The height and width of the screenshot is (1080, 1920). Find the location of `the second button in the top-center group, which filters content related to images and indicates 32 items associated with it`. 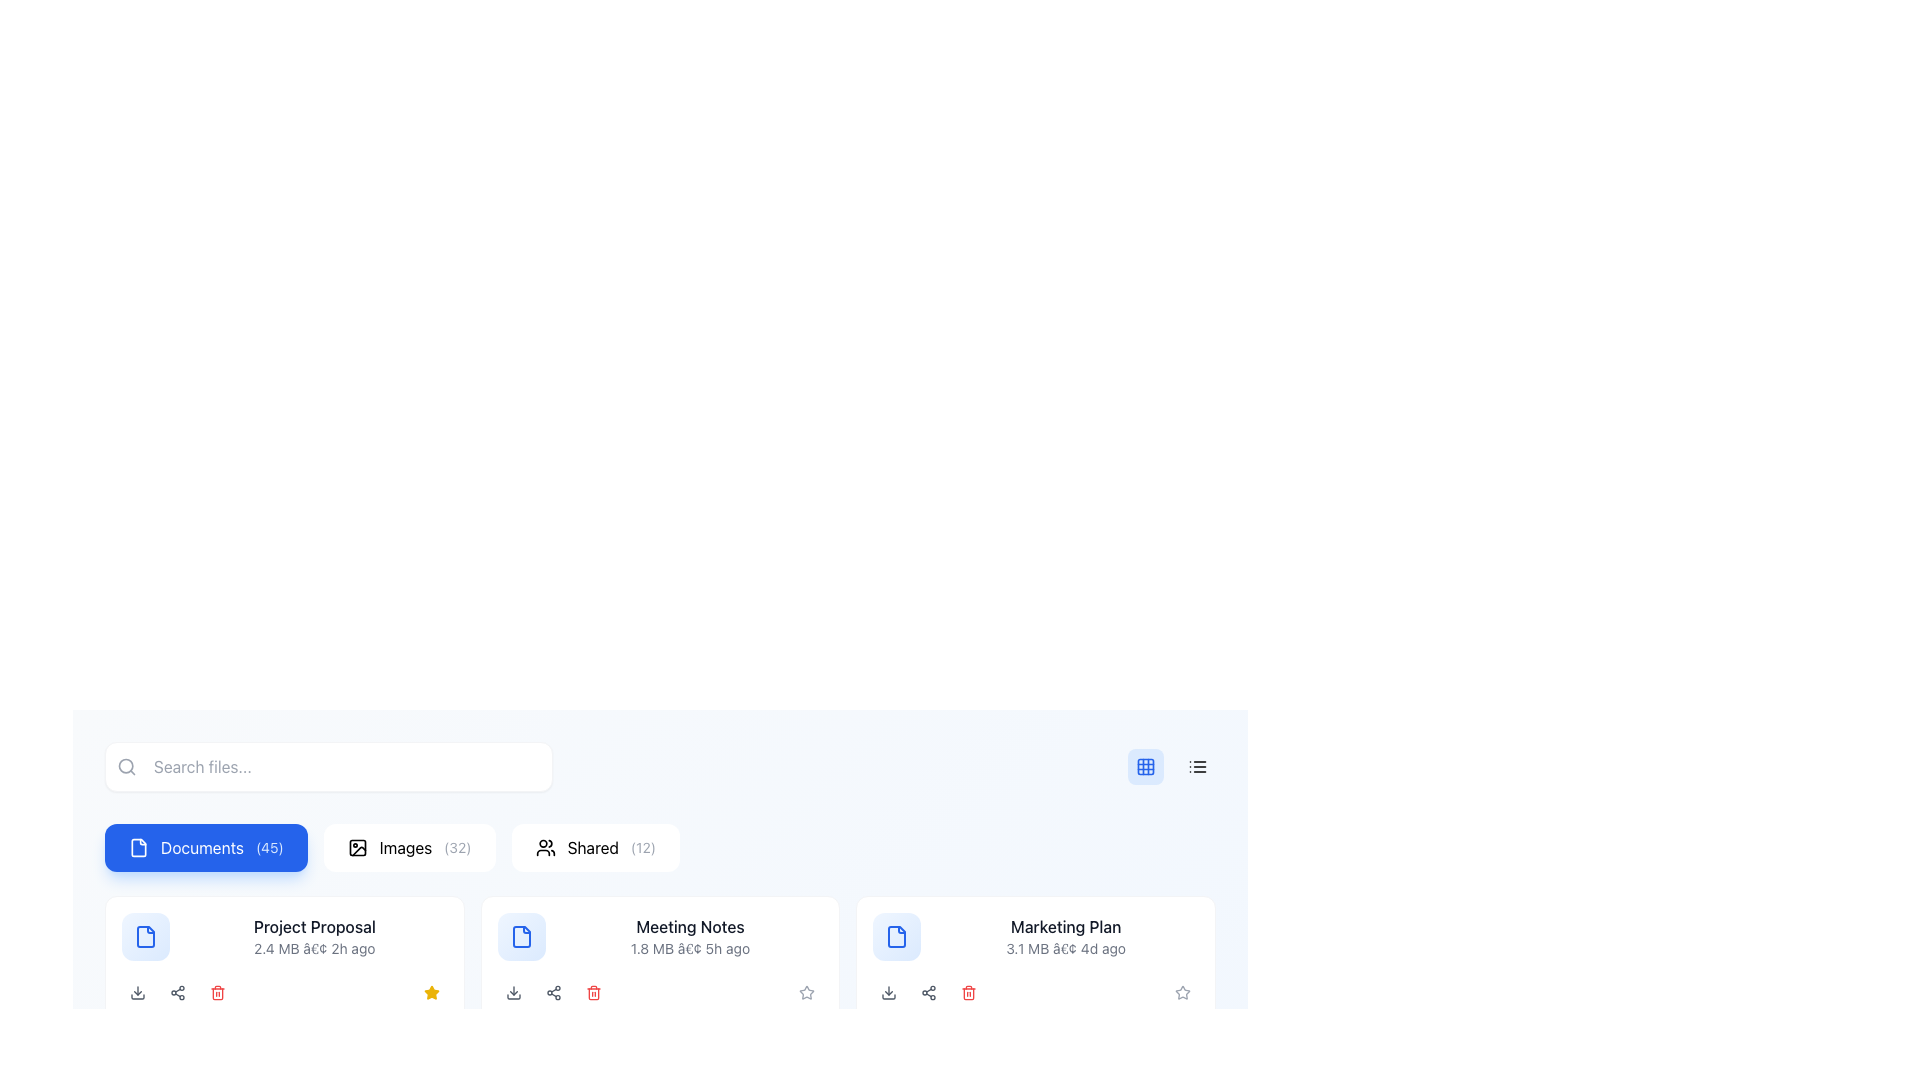

the second button in the top-center group, which filters content related to images and indicates 32 items associated with it is located at coordinates (408, 848).